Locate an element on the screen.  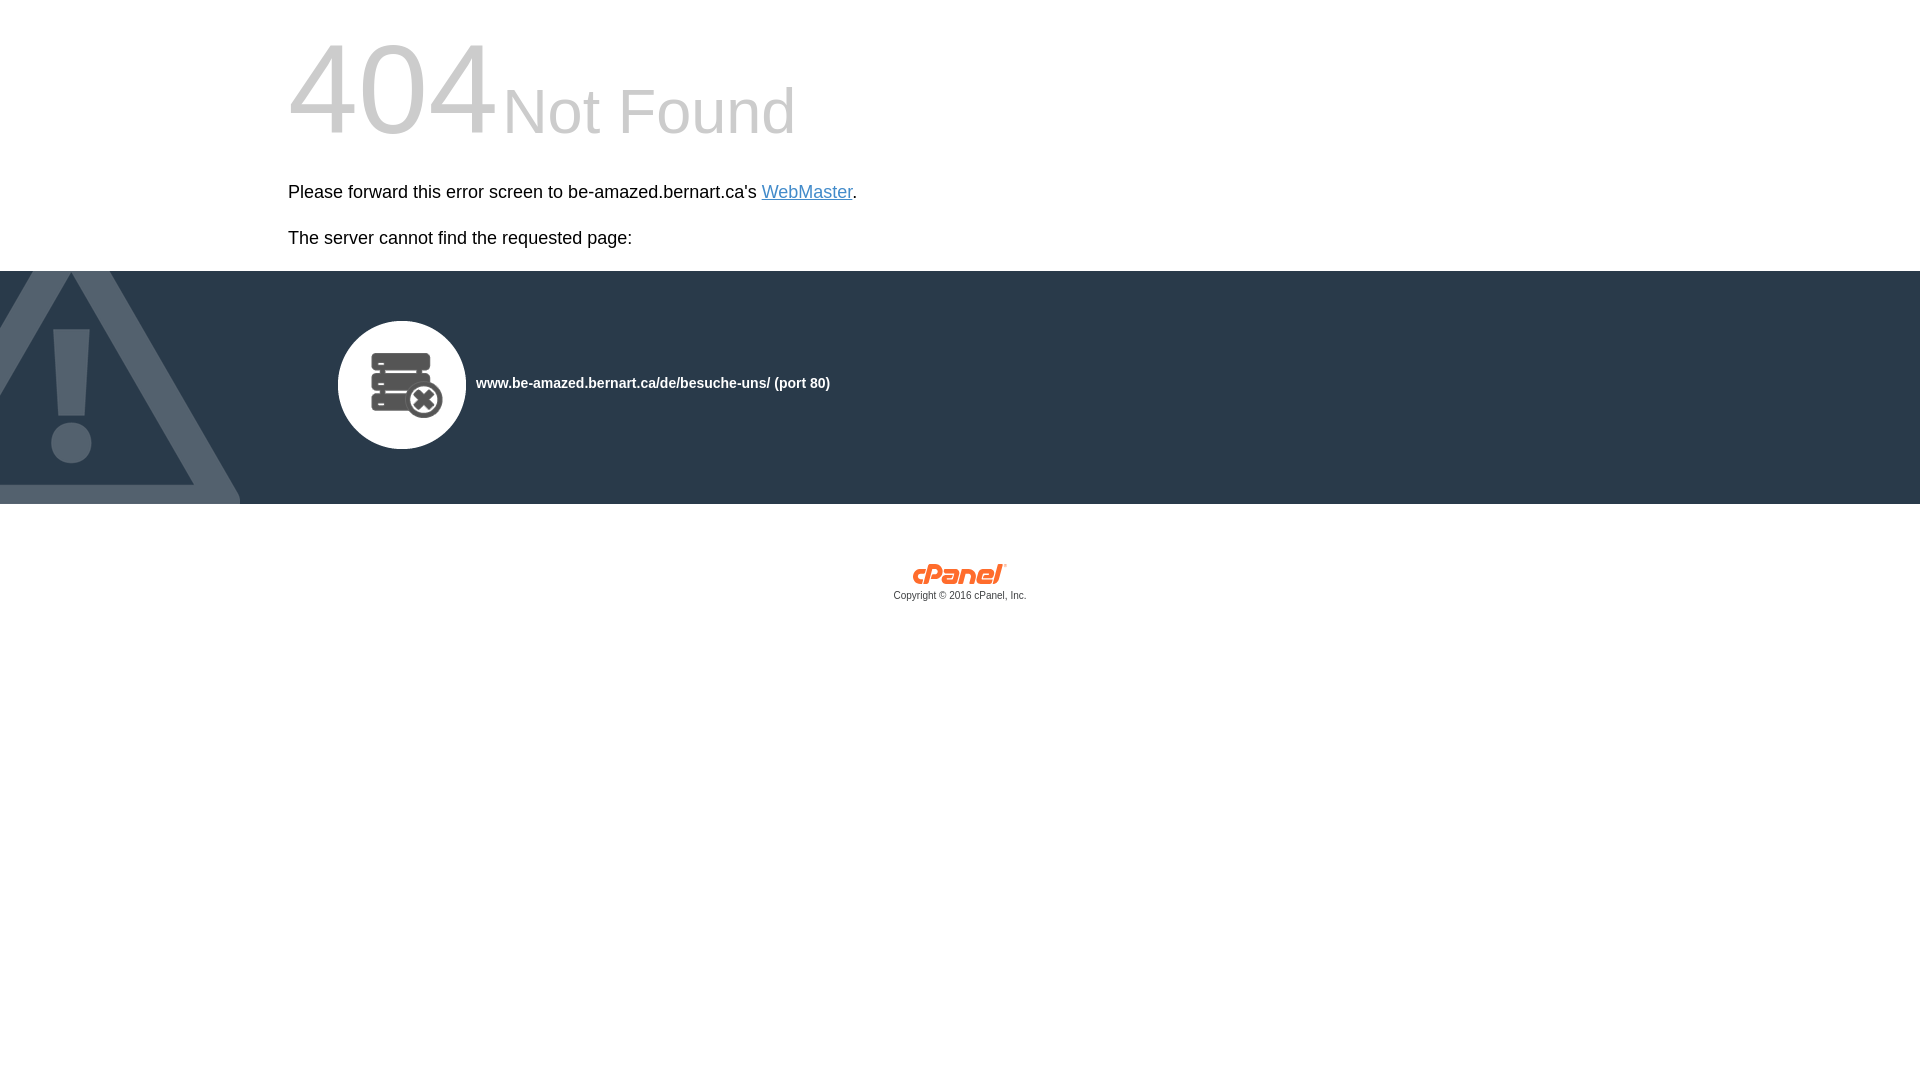
'WebMaster' is located at coordinates (761, 192).